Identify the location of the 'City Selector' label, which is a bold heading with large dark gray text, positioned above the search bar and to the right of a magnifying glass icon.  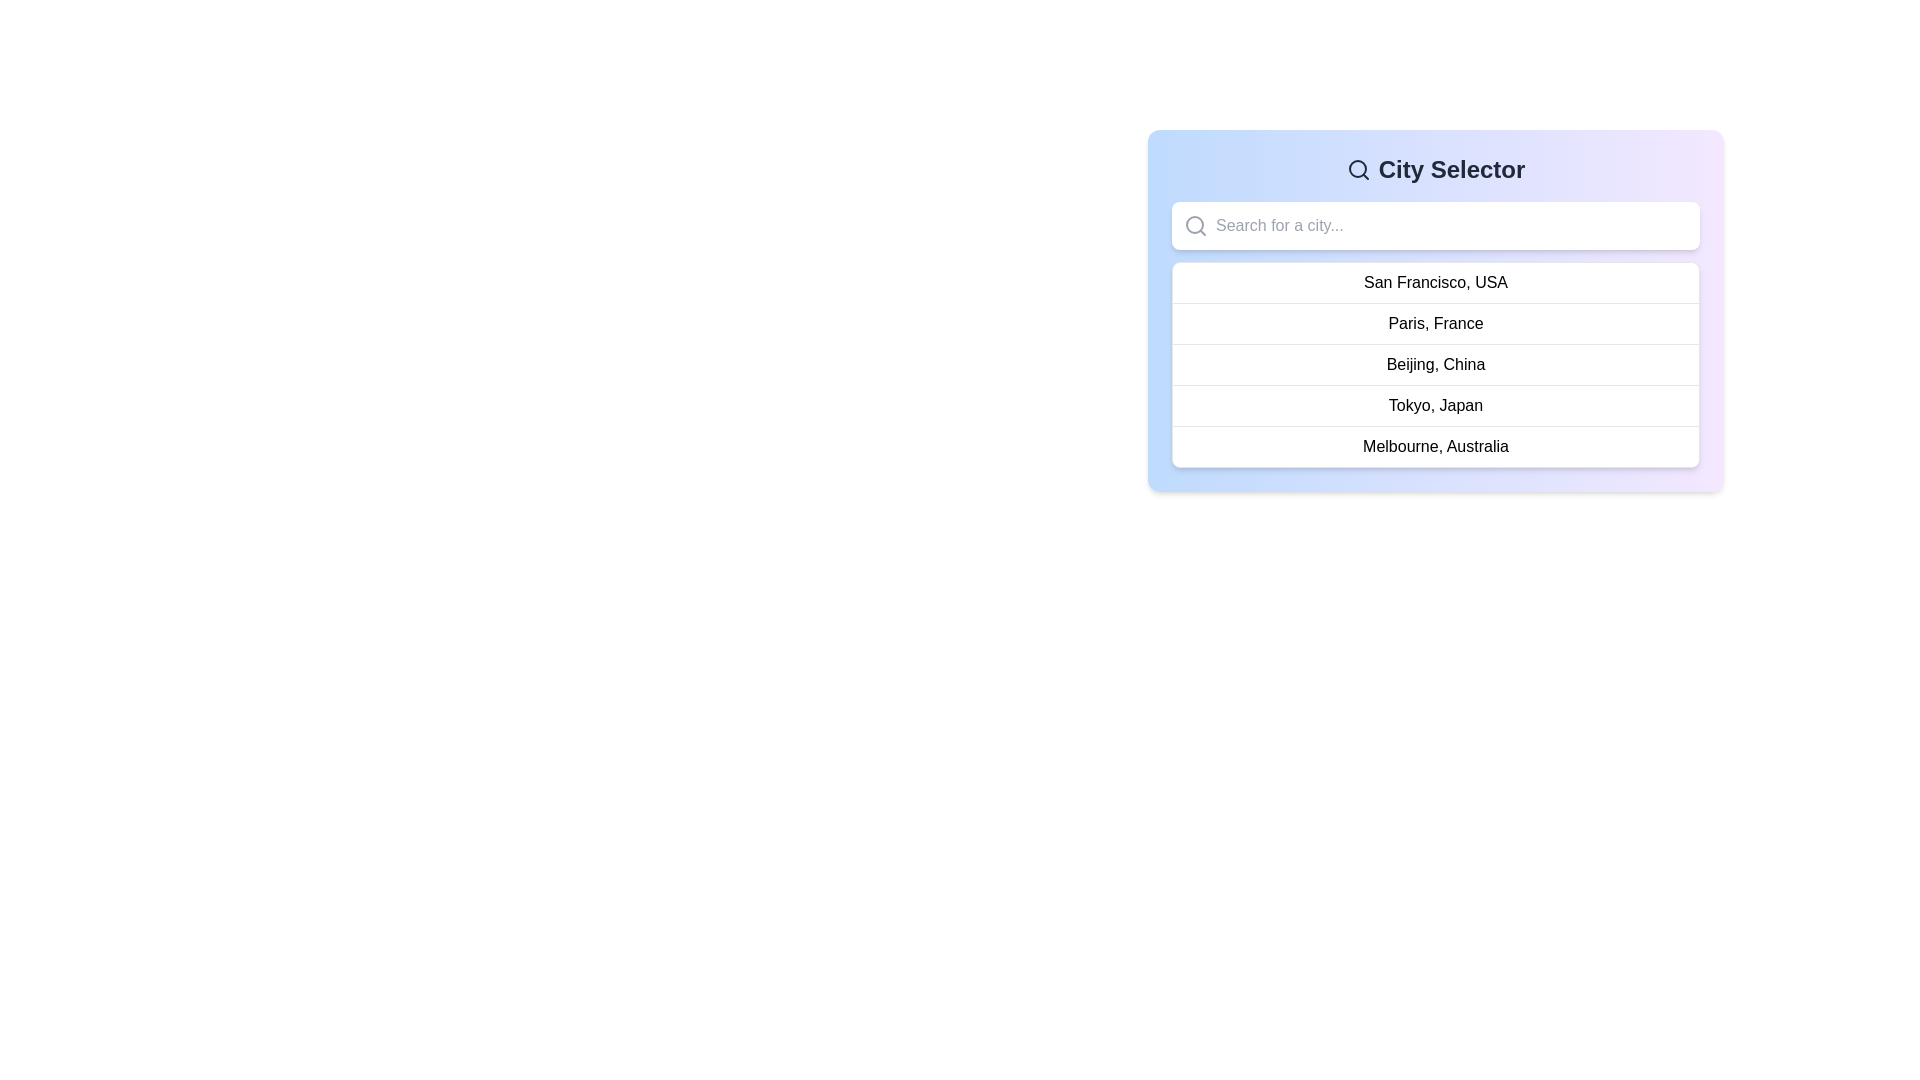
(1434, 168).